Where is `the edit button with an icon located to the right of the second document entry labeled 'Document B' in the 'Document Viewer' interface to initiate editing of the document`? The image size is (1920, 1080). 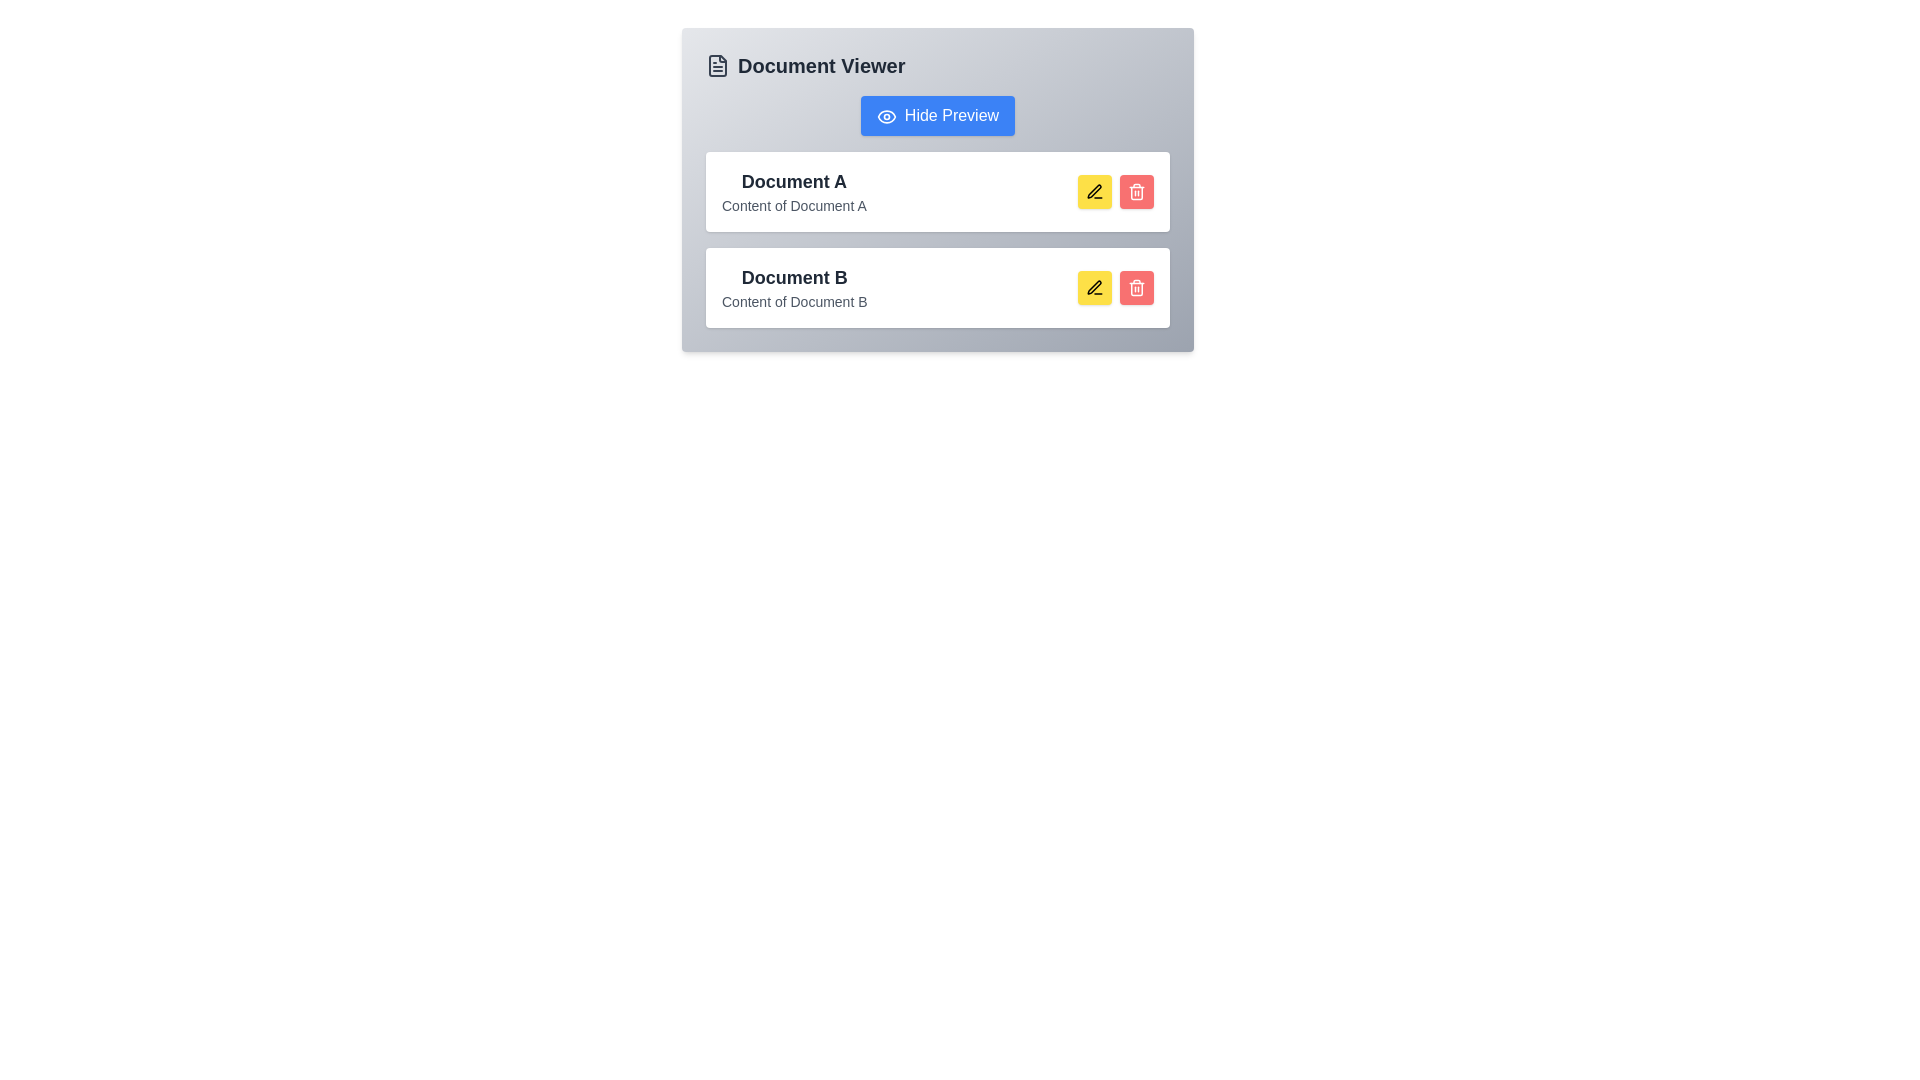 the edit button with an icon located to the right of the second document entry labeled 'Document B' in the 'Document Viewer' interface to initiate editing of the document is located at coordinates (1093, 288).